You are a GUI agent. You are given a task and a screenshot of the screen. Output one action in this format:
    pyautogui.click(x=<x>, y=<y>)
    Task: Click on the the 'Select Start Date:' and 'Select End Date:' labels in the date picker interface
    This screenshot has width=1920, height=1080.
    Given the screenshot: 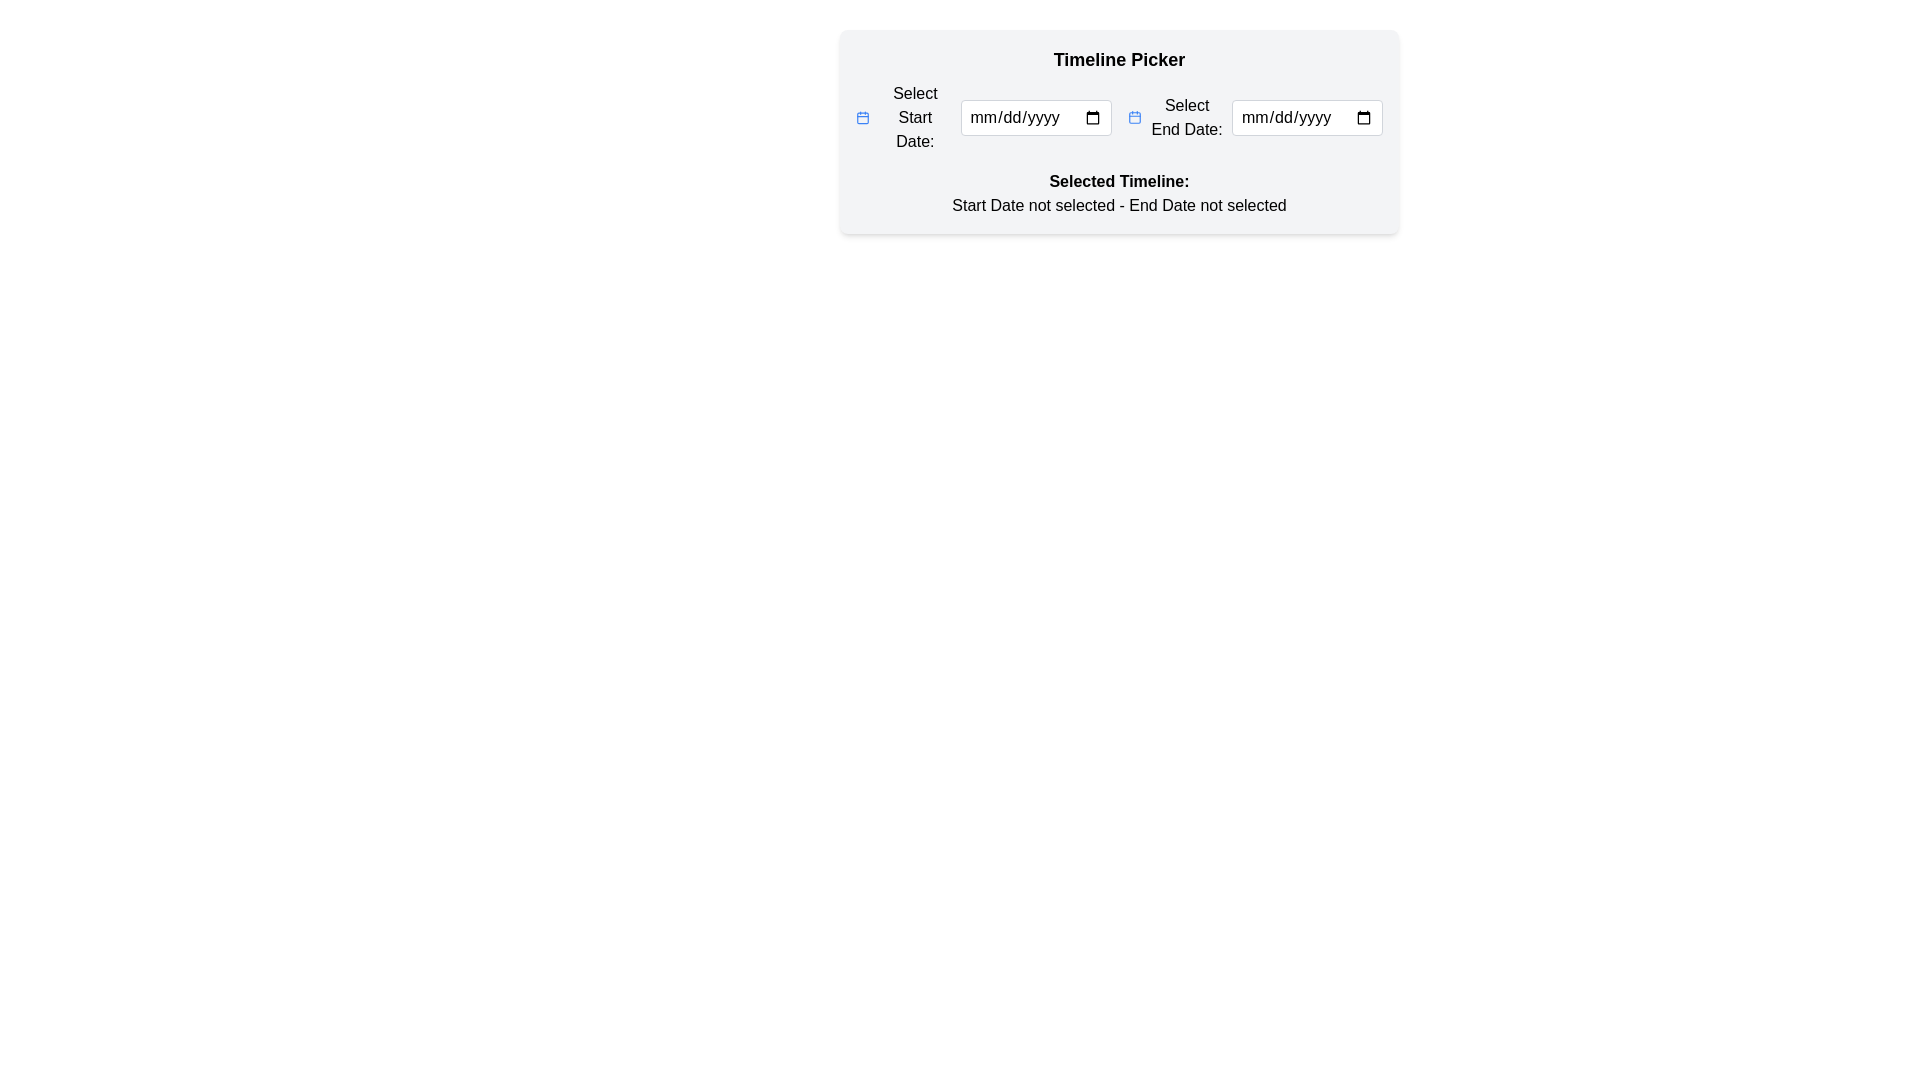 What is the action you would take?
    pyautogui.click(x=1118, y=118)
    